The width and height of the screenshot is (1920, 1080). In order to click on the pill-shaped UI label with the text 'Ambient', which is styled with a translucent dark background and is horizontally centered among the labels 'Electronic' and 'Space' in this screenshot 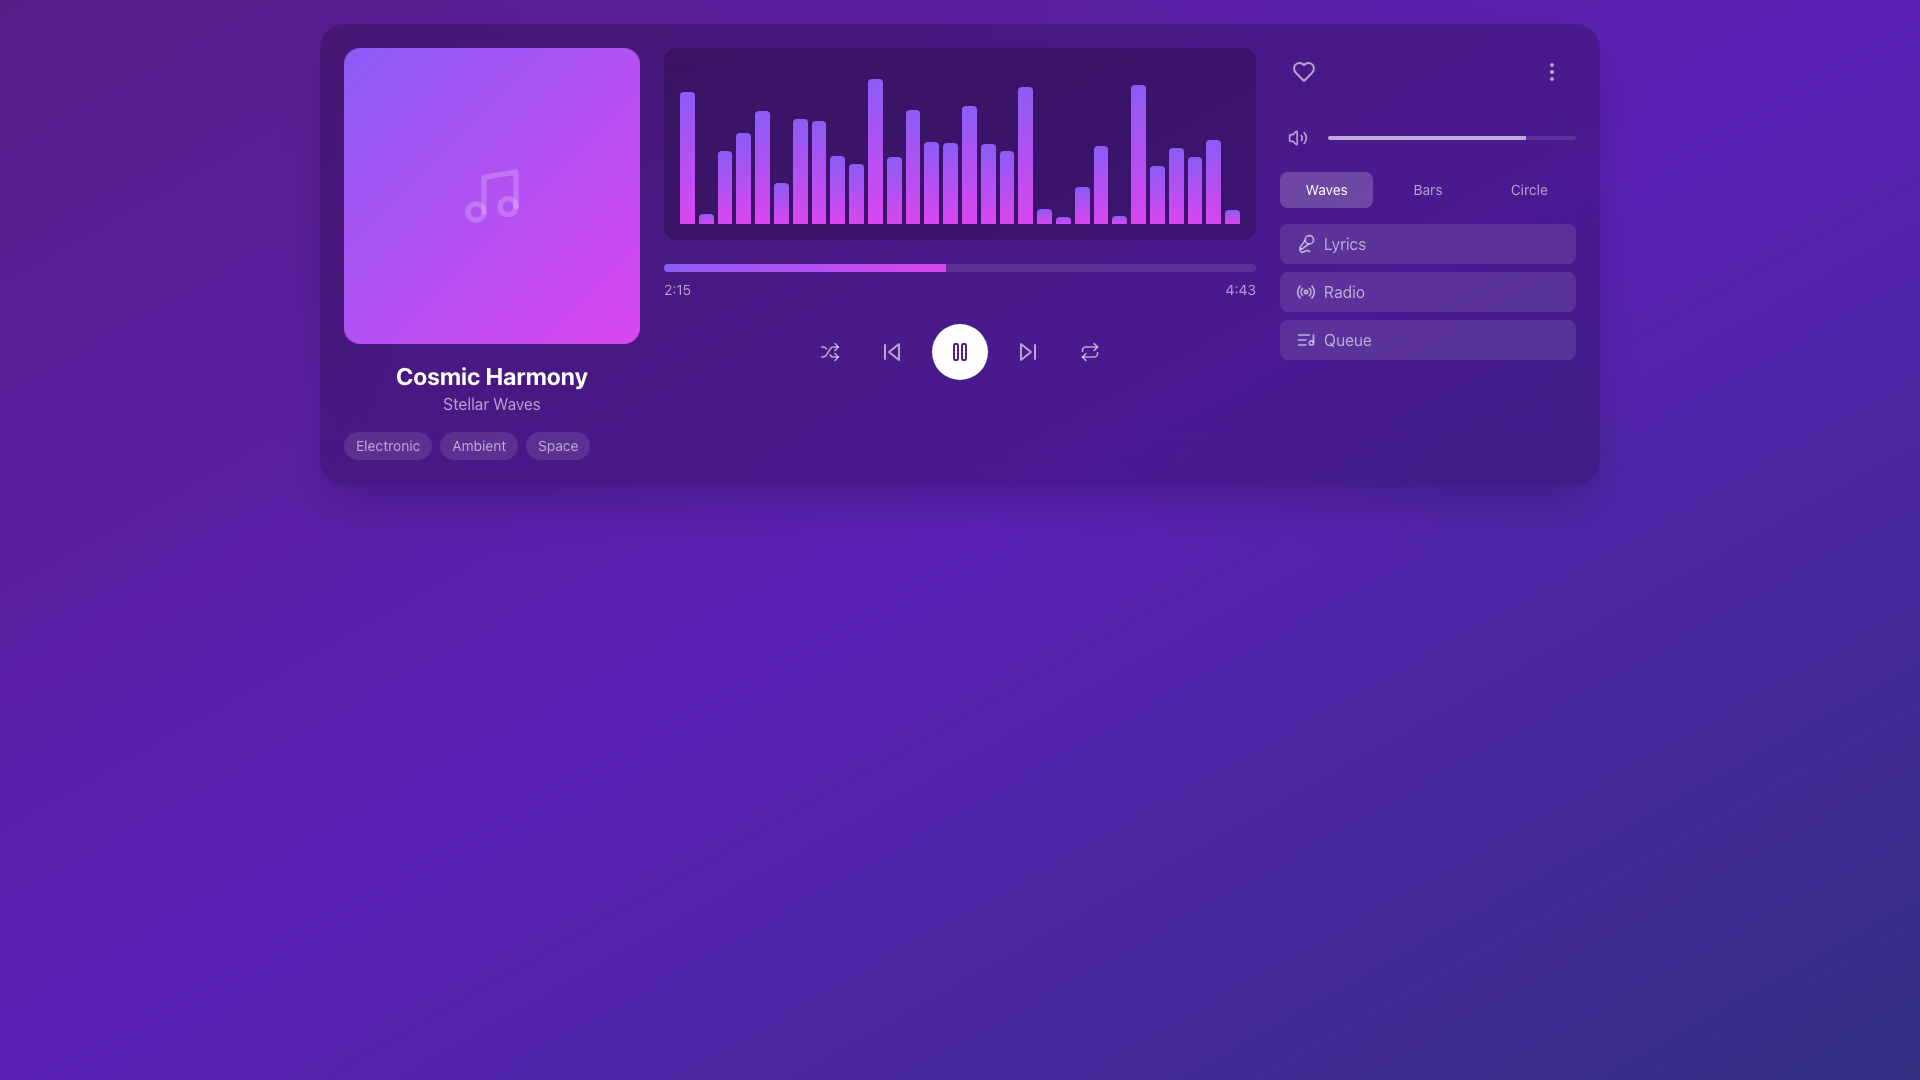, I will do `click(491, 445)`.